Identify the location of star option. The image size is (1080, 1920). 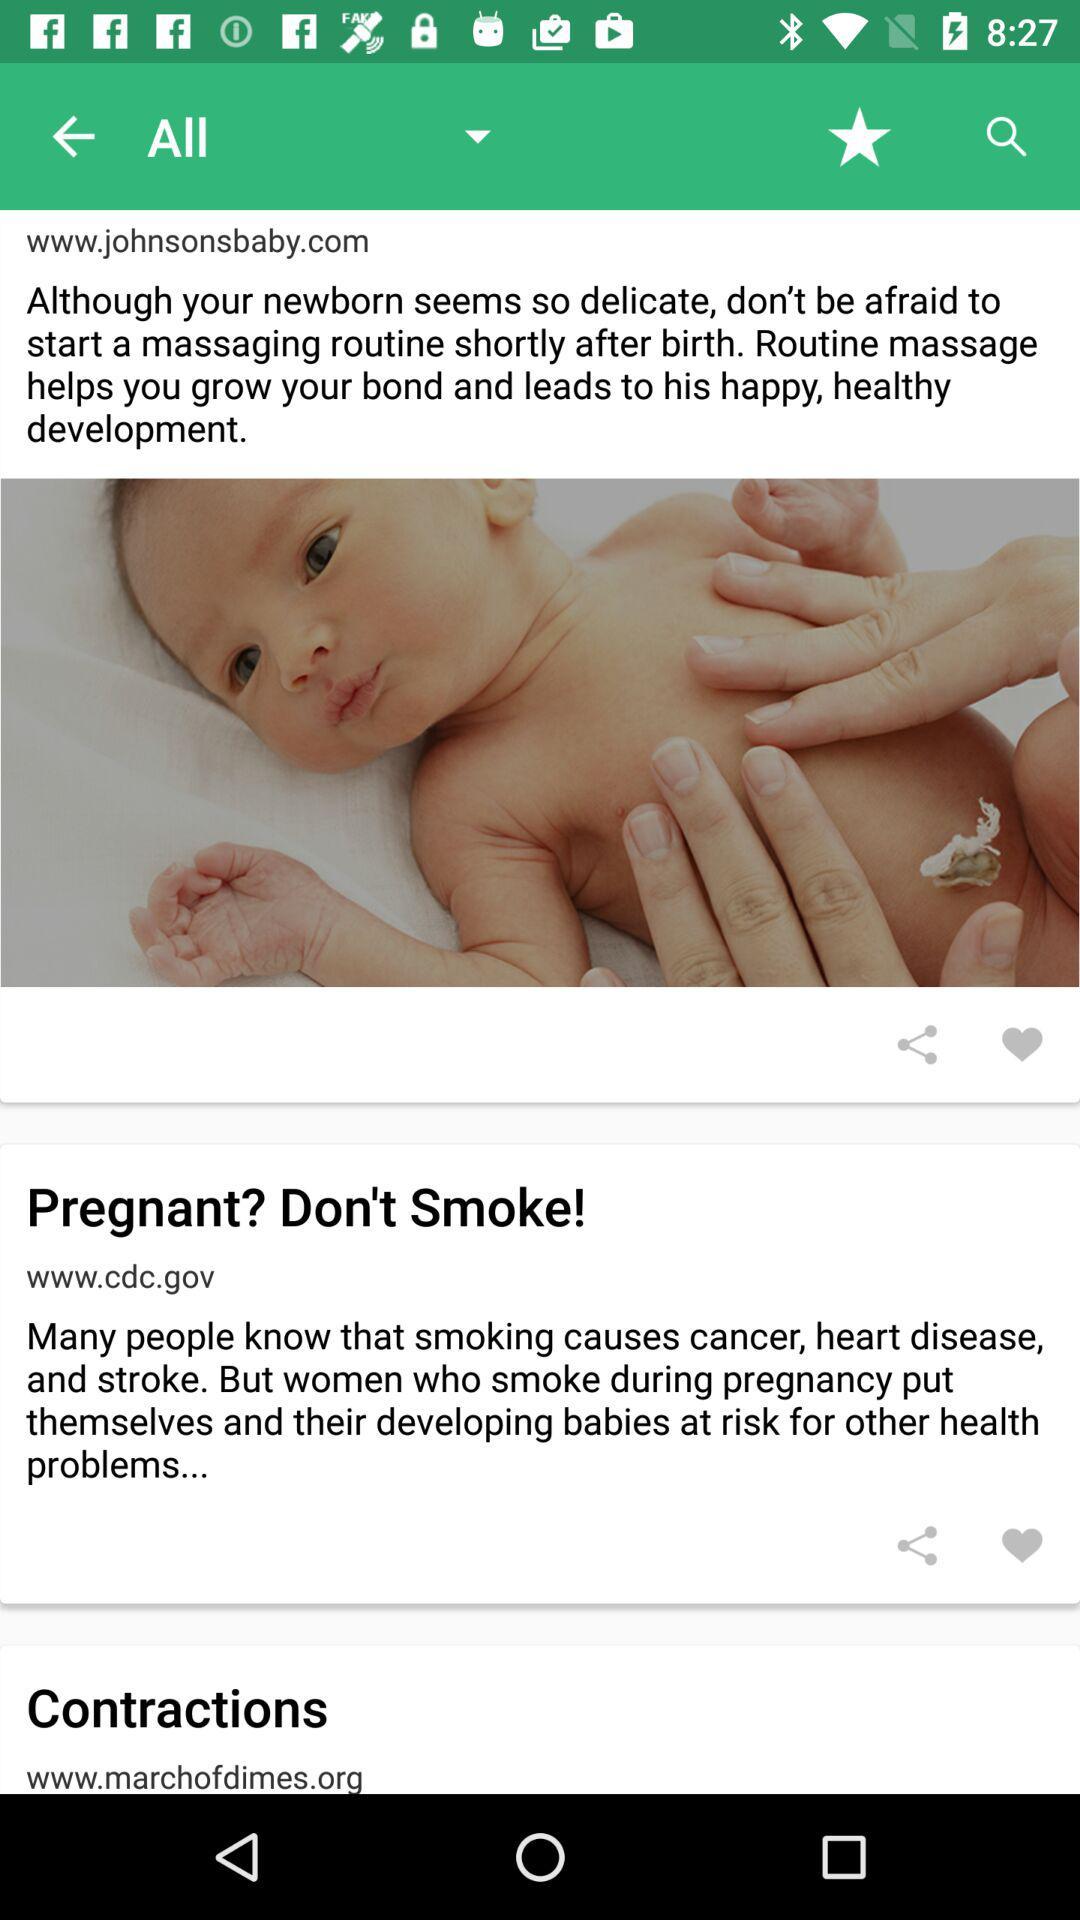
(858, 135).